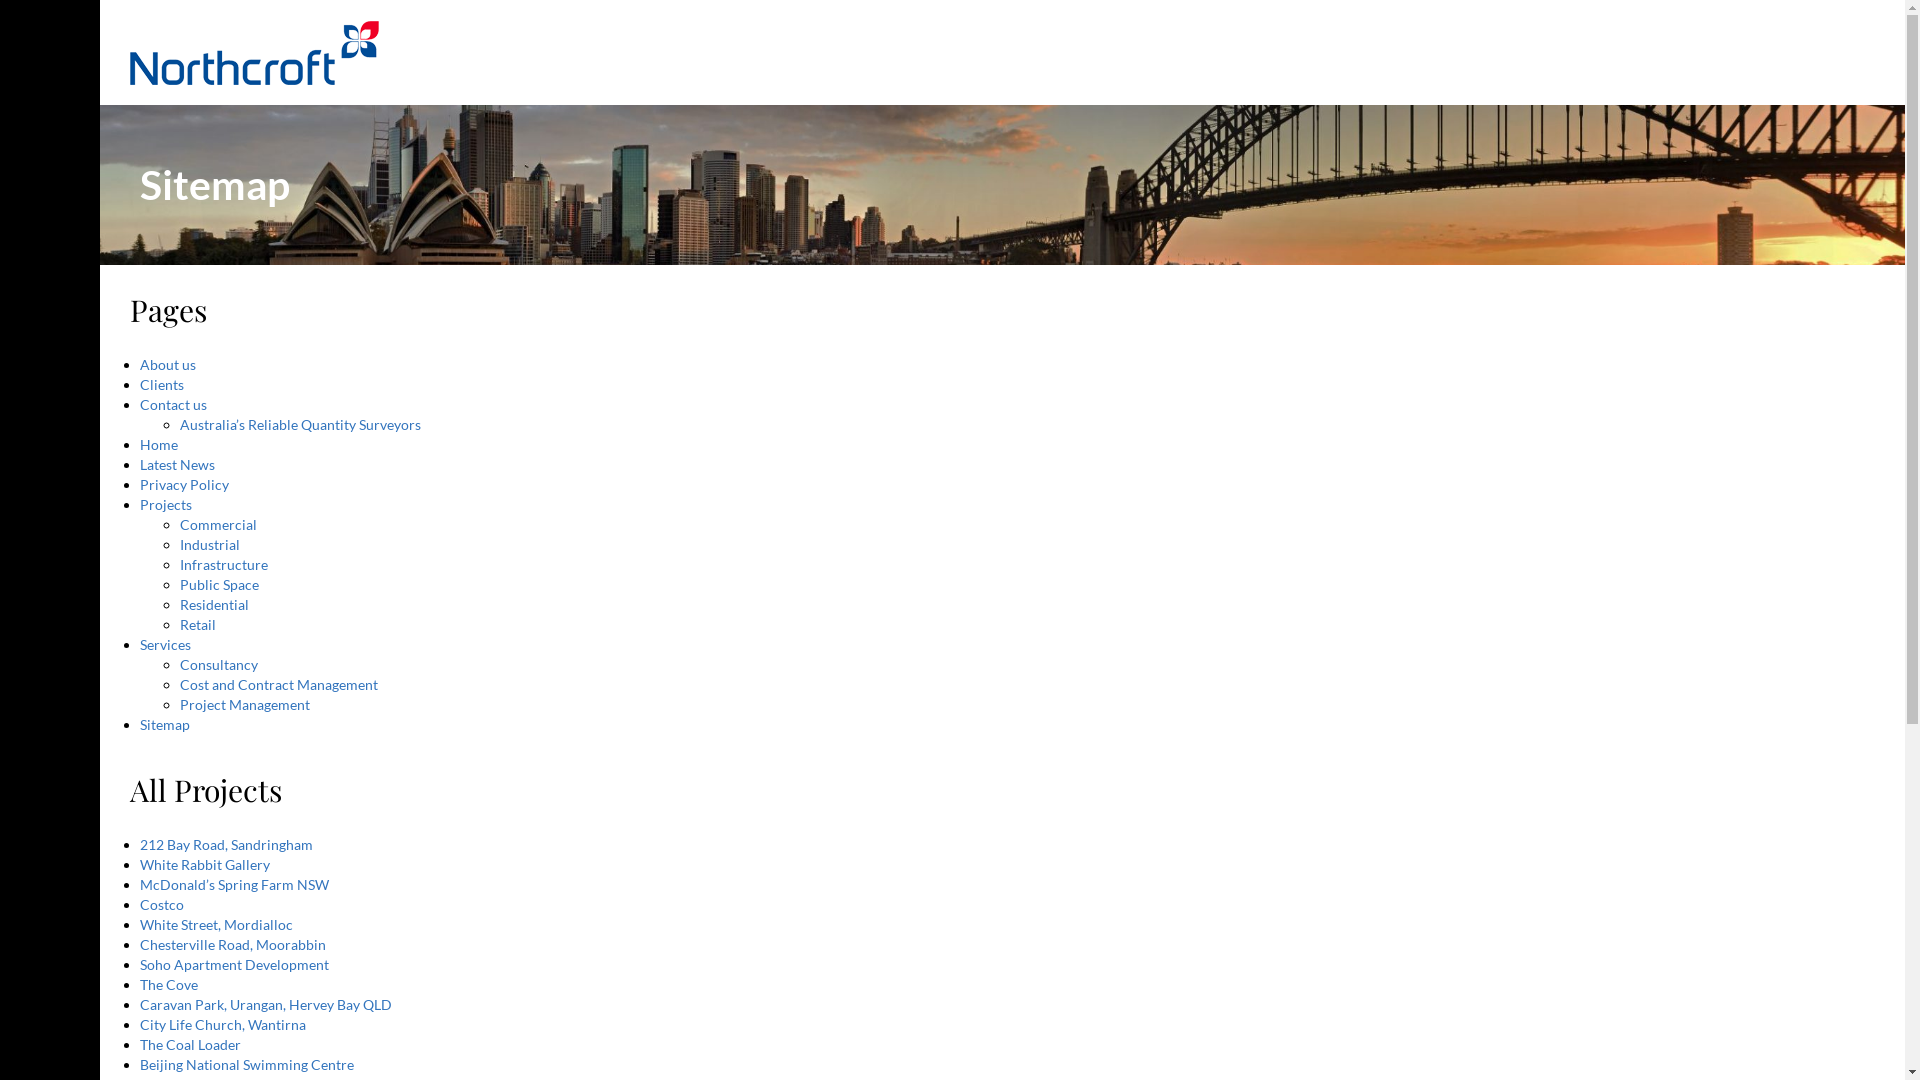 This screenshot has height=1080, width=1920. Describe the element at coordinates (165, 644) in the screenshot. I see `'Services'` at that location.